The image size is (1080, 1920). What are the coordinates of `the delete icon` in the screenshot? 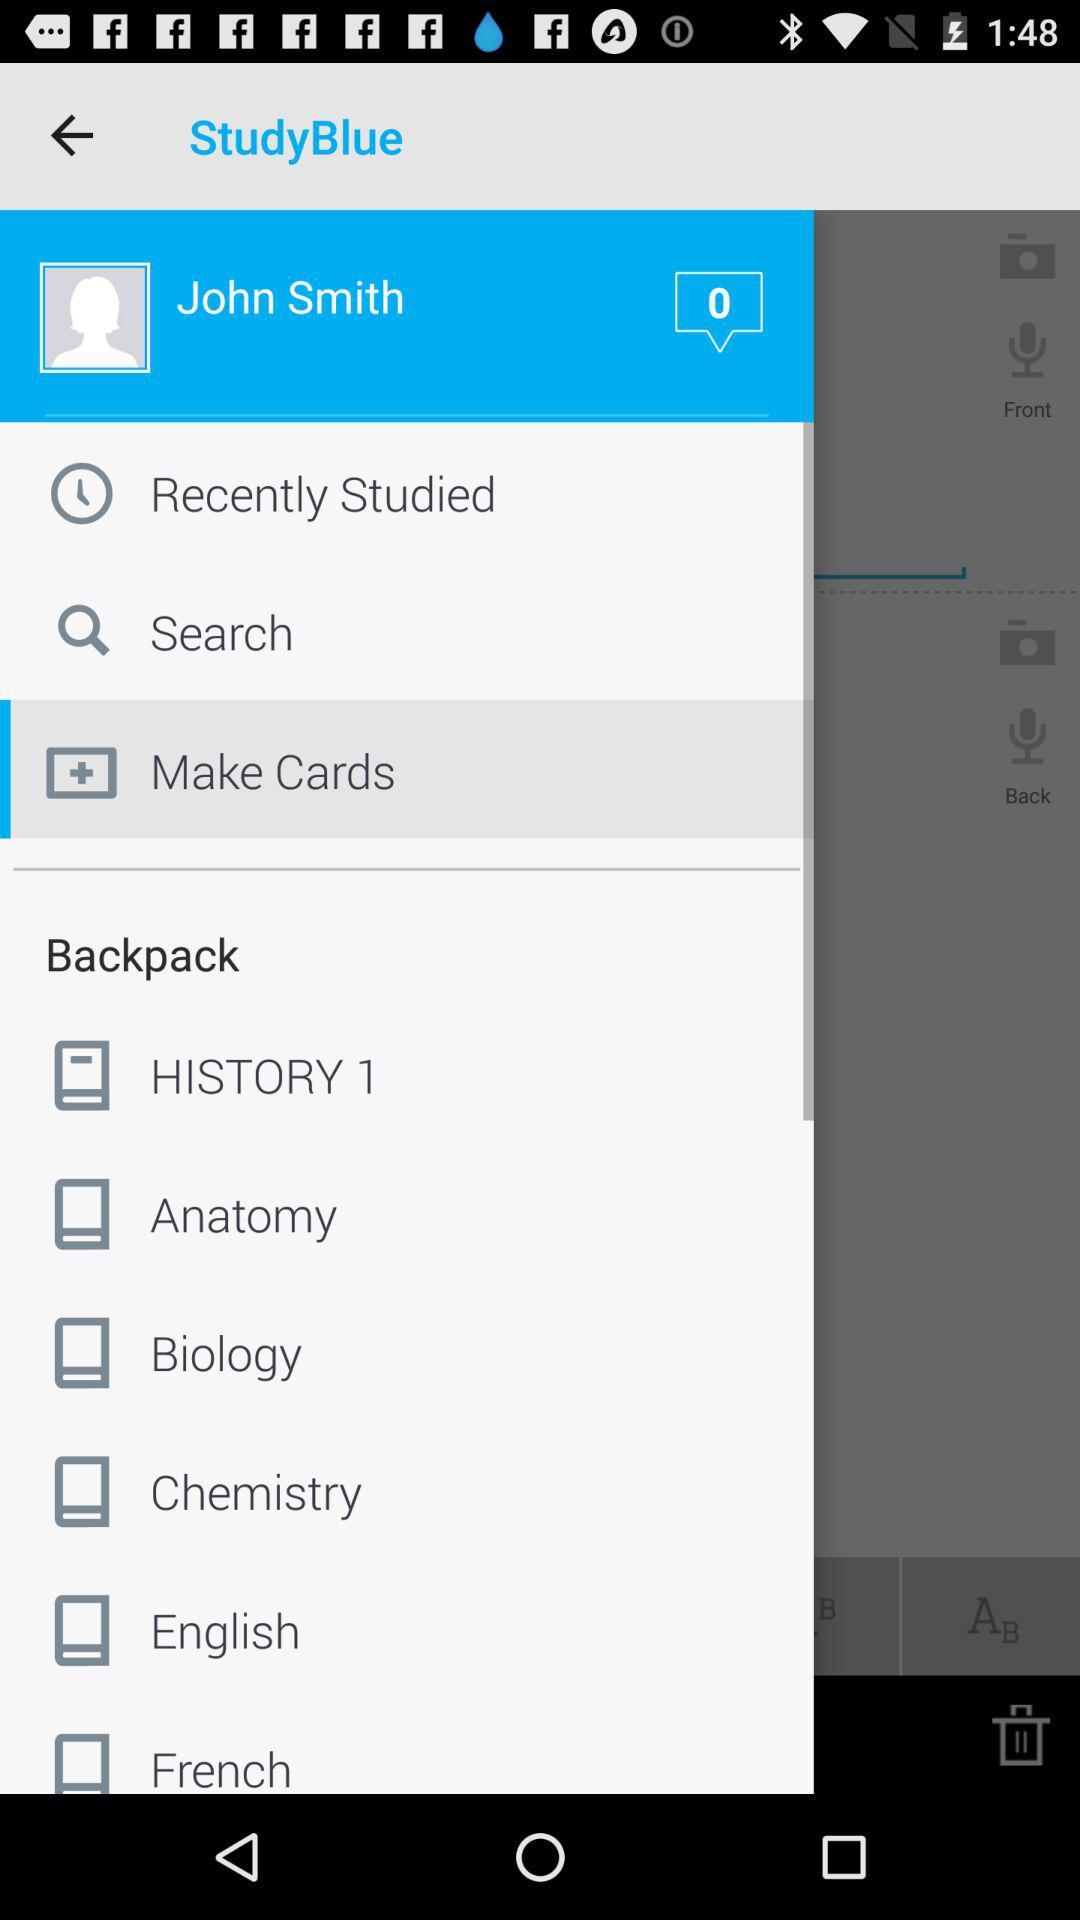 It's located at (1020, 1855).